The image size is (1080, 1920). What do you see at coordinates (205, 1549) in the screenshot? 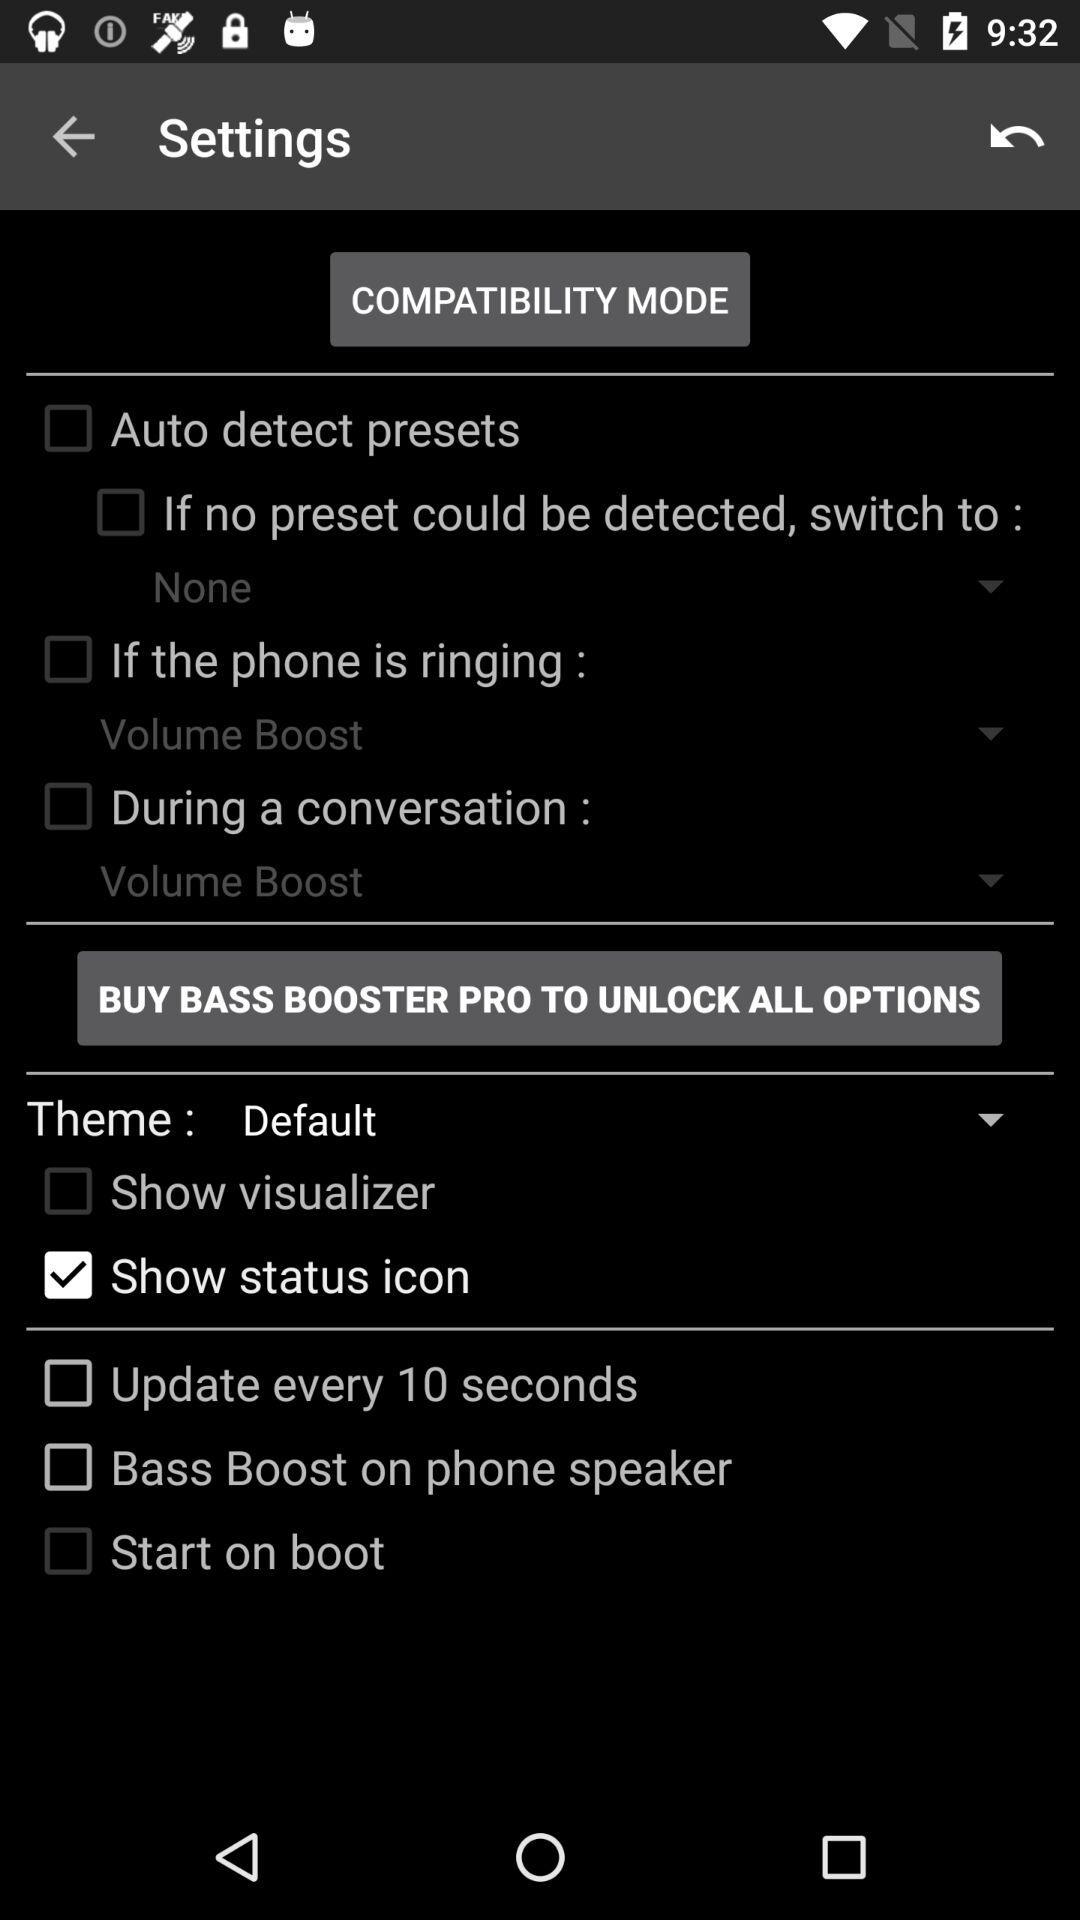
I see `the start on boot` at bounding box center [205, 1549].